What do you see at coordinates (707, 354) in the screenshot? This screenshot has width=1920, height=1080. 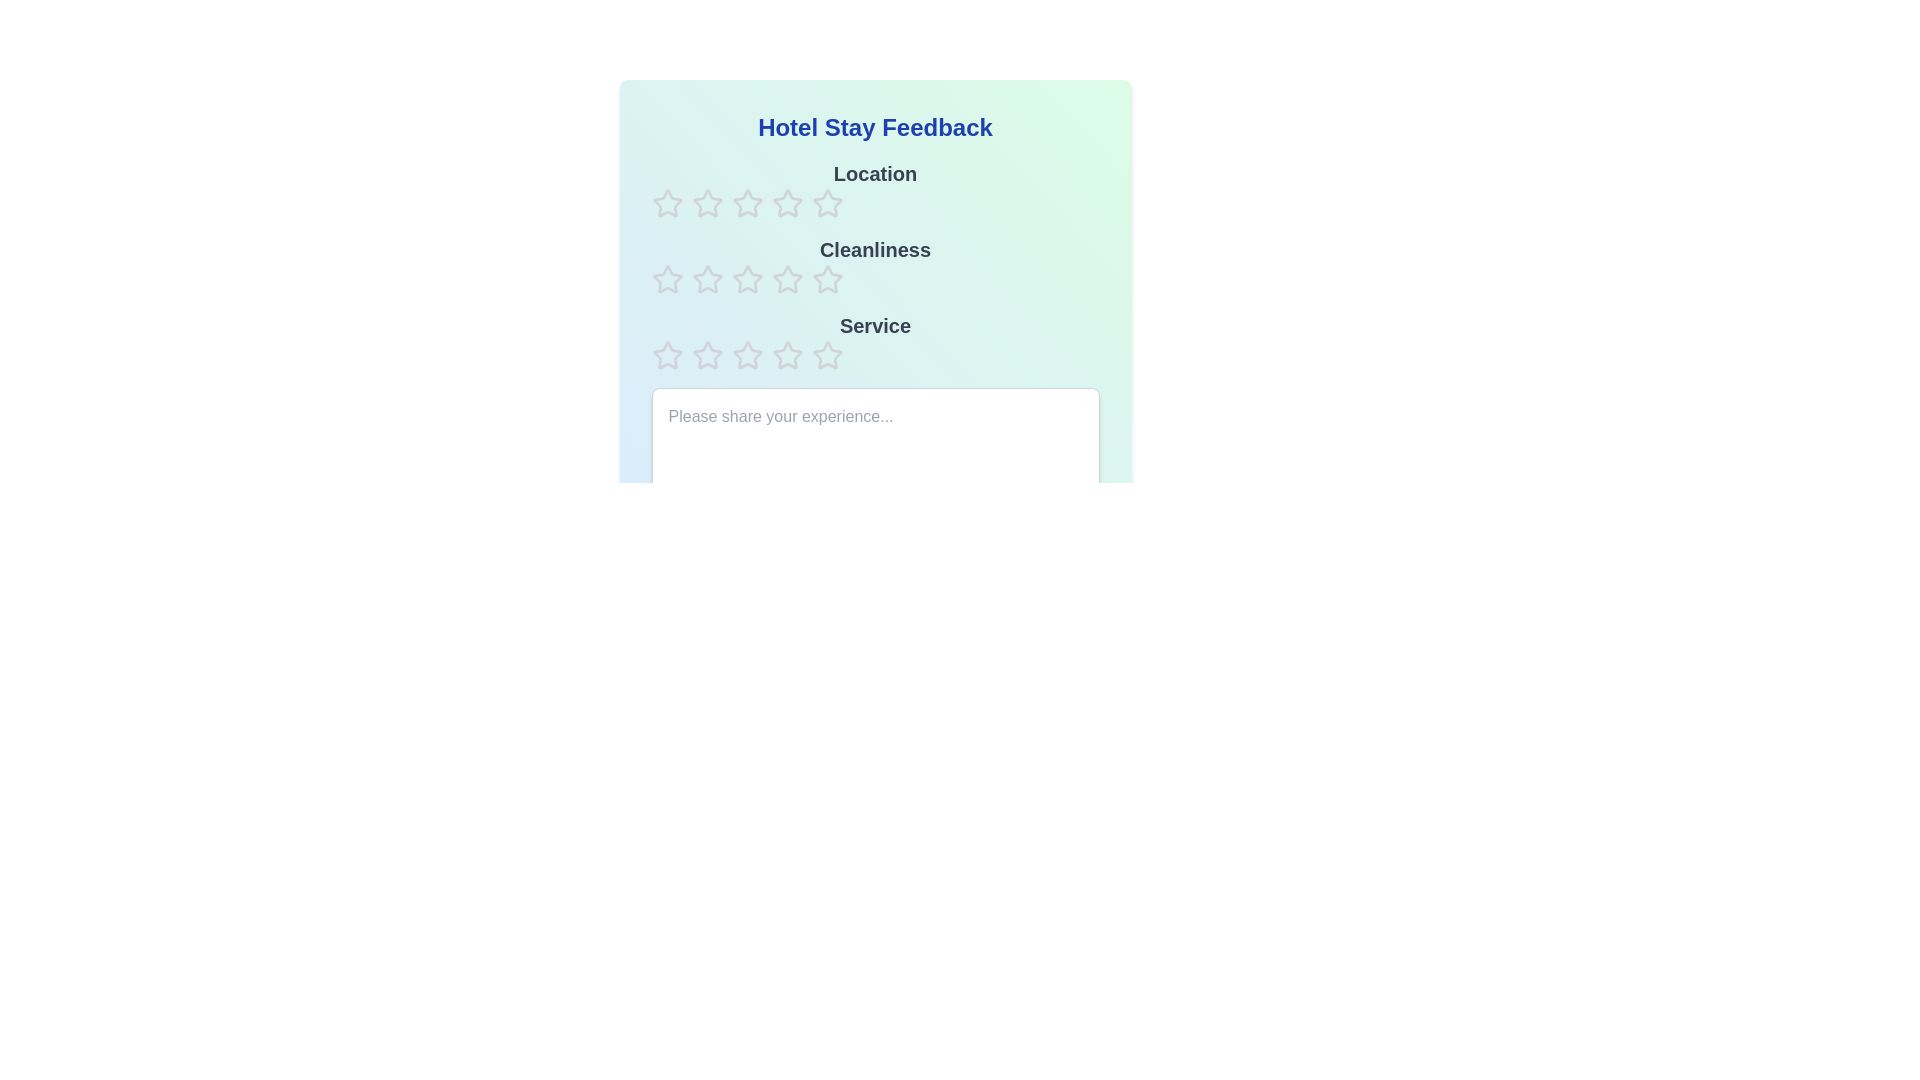 I see `the first star in the third row labeled 'Service' to rate it` at bounding box center [707, 354].